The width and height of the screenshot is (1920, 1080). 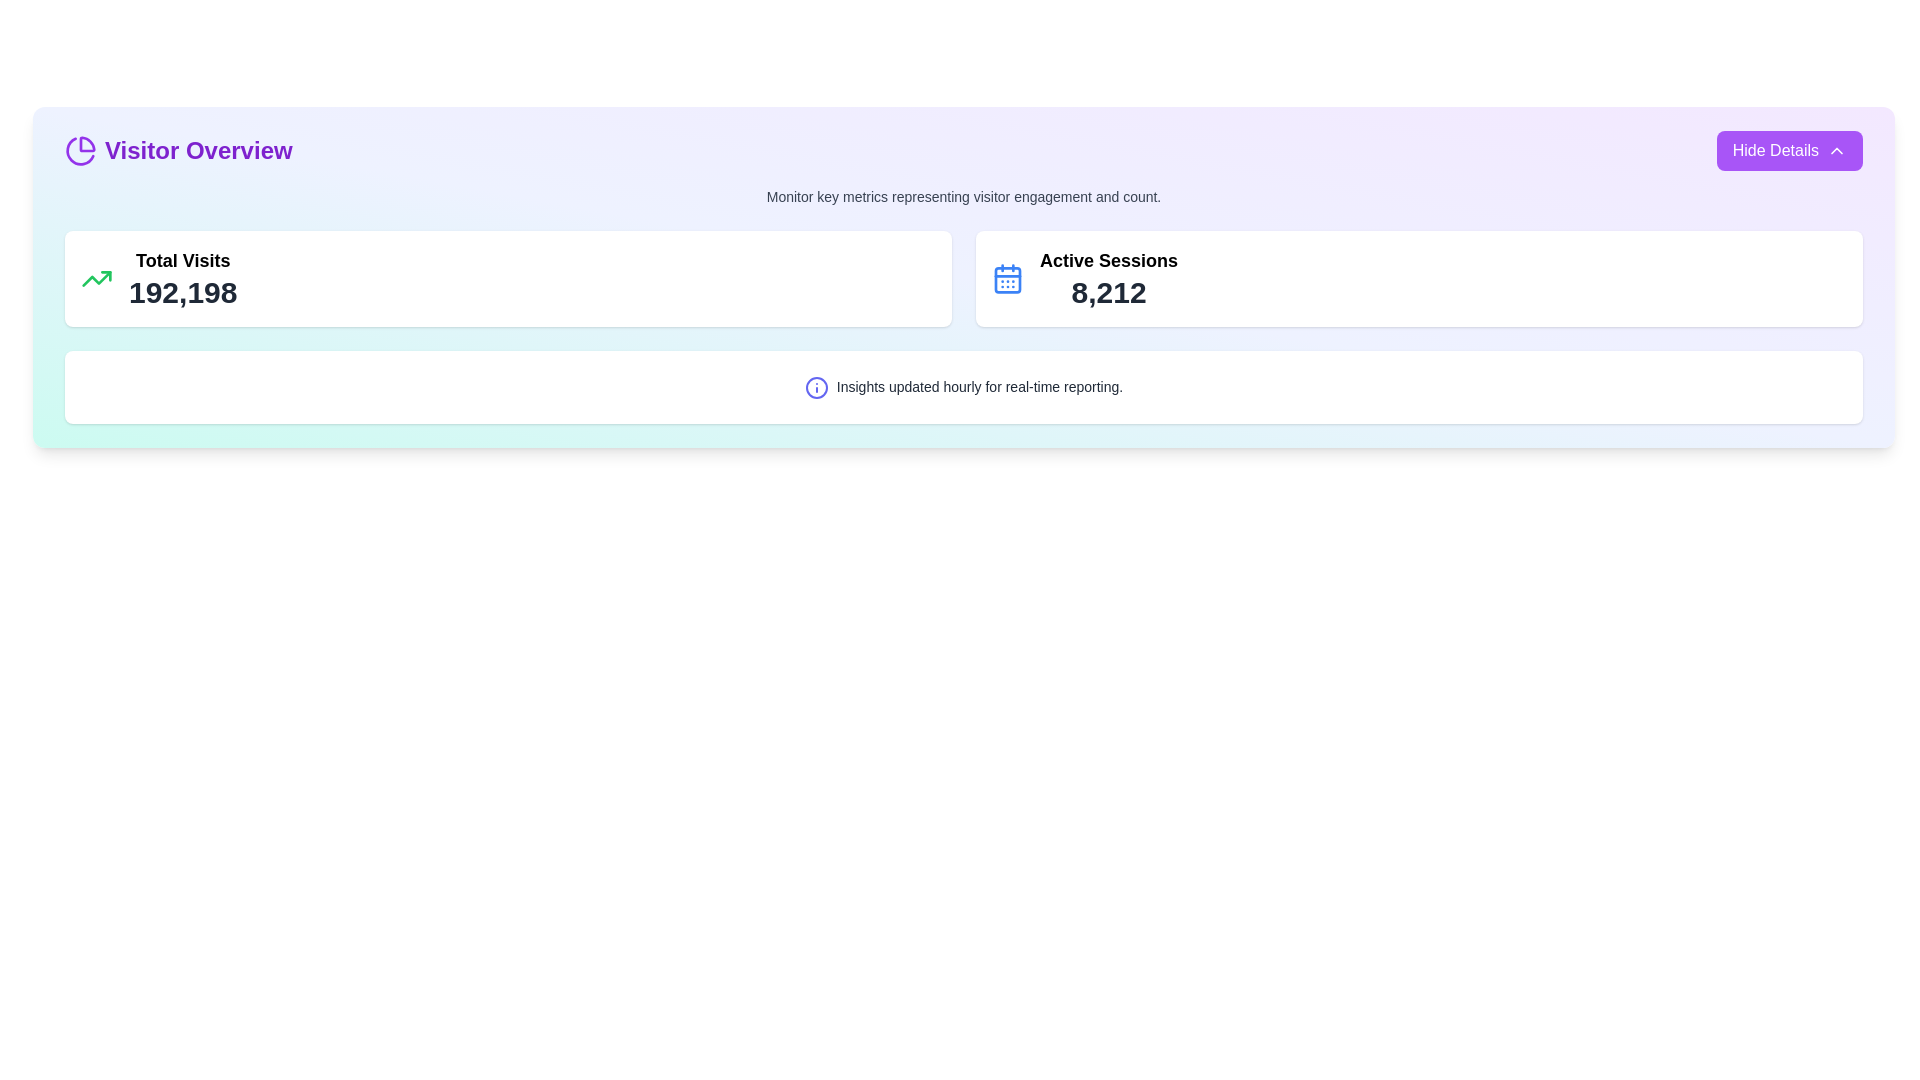 What do you see at coordinates (979, 386) in the screenshot?
I see `the text label that reads 'Insights updated hourly for real-time reporting.' which is styled with a gray font color and located towards the center of a white background section at the bottom of a dashboard panel` at bounding box center [979, 386].